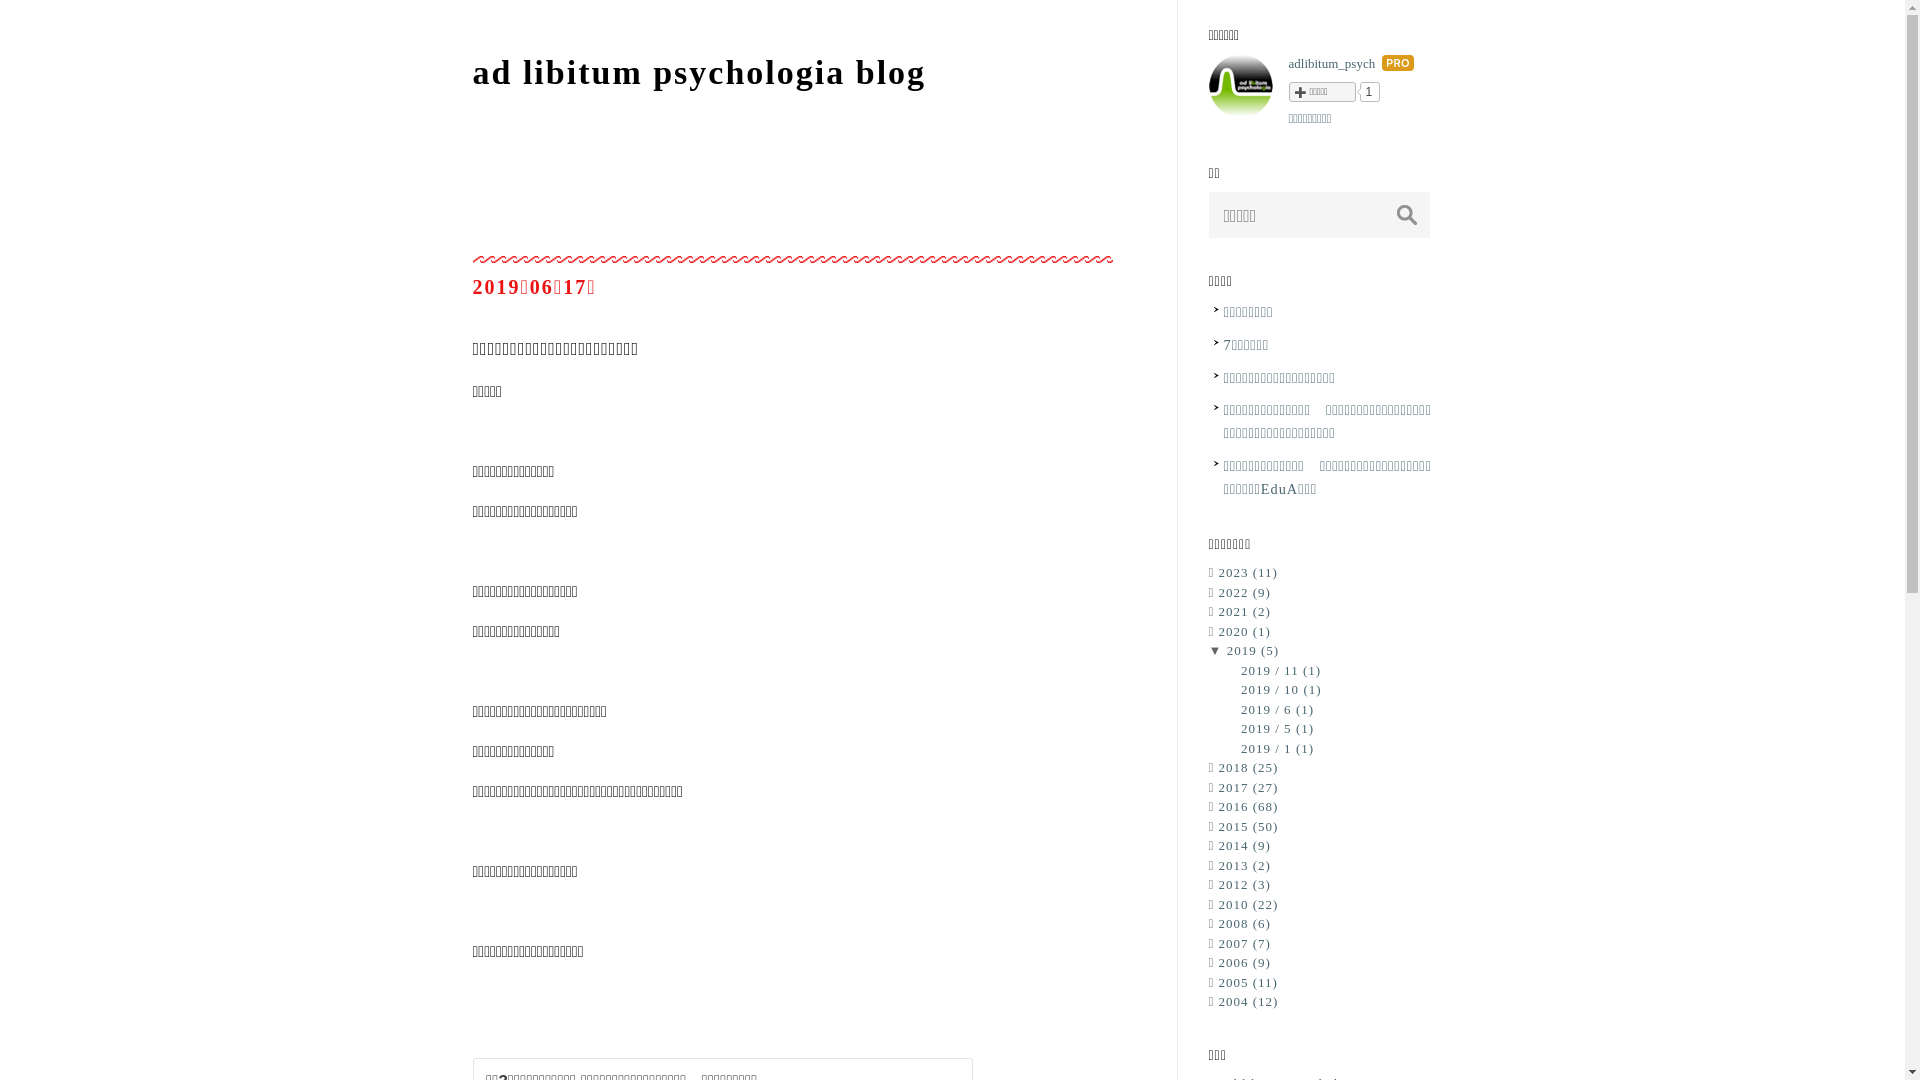 The image size is (1920, 1080). What do you see at coordinates (1247, 1001) in the screenshot?
I see `'2004 (12)'` at bounding box center [1247, 1001].